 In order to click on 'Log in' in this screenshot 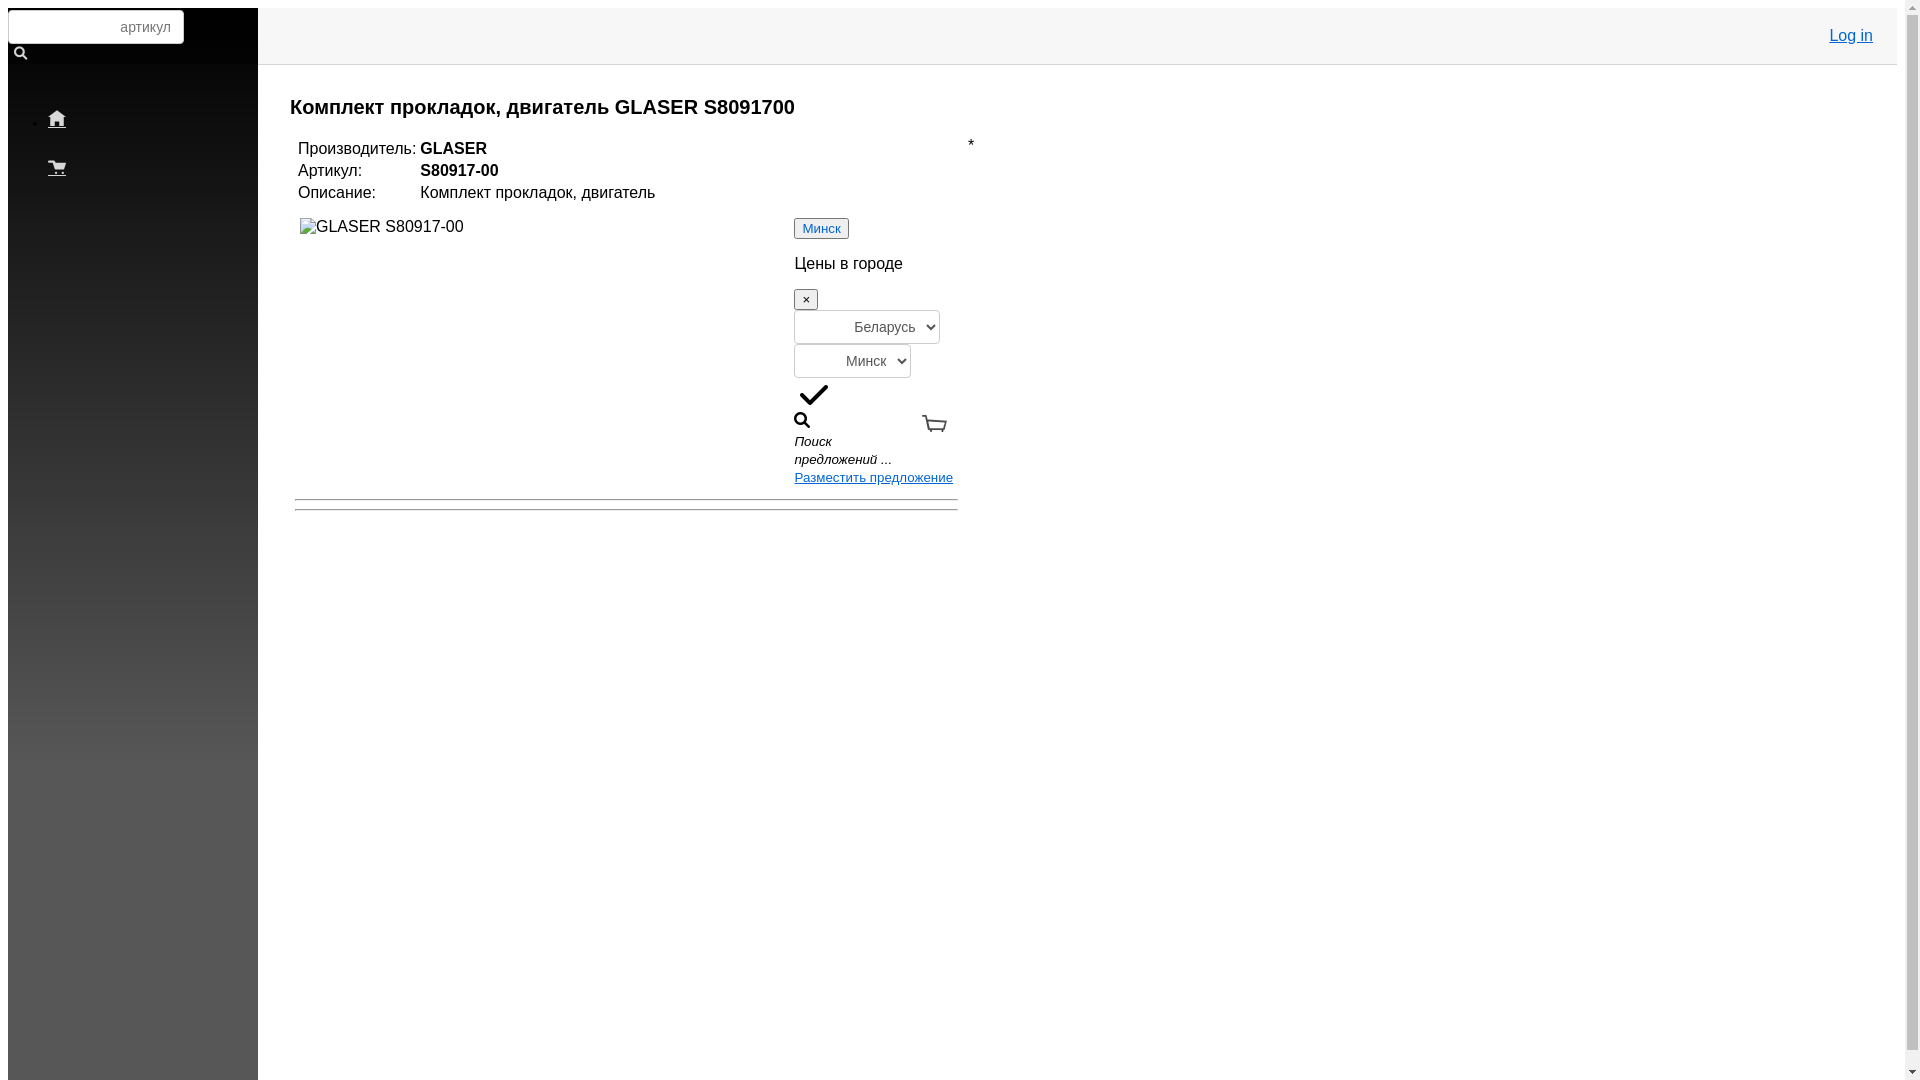, I will do `click(1850, 35)`.